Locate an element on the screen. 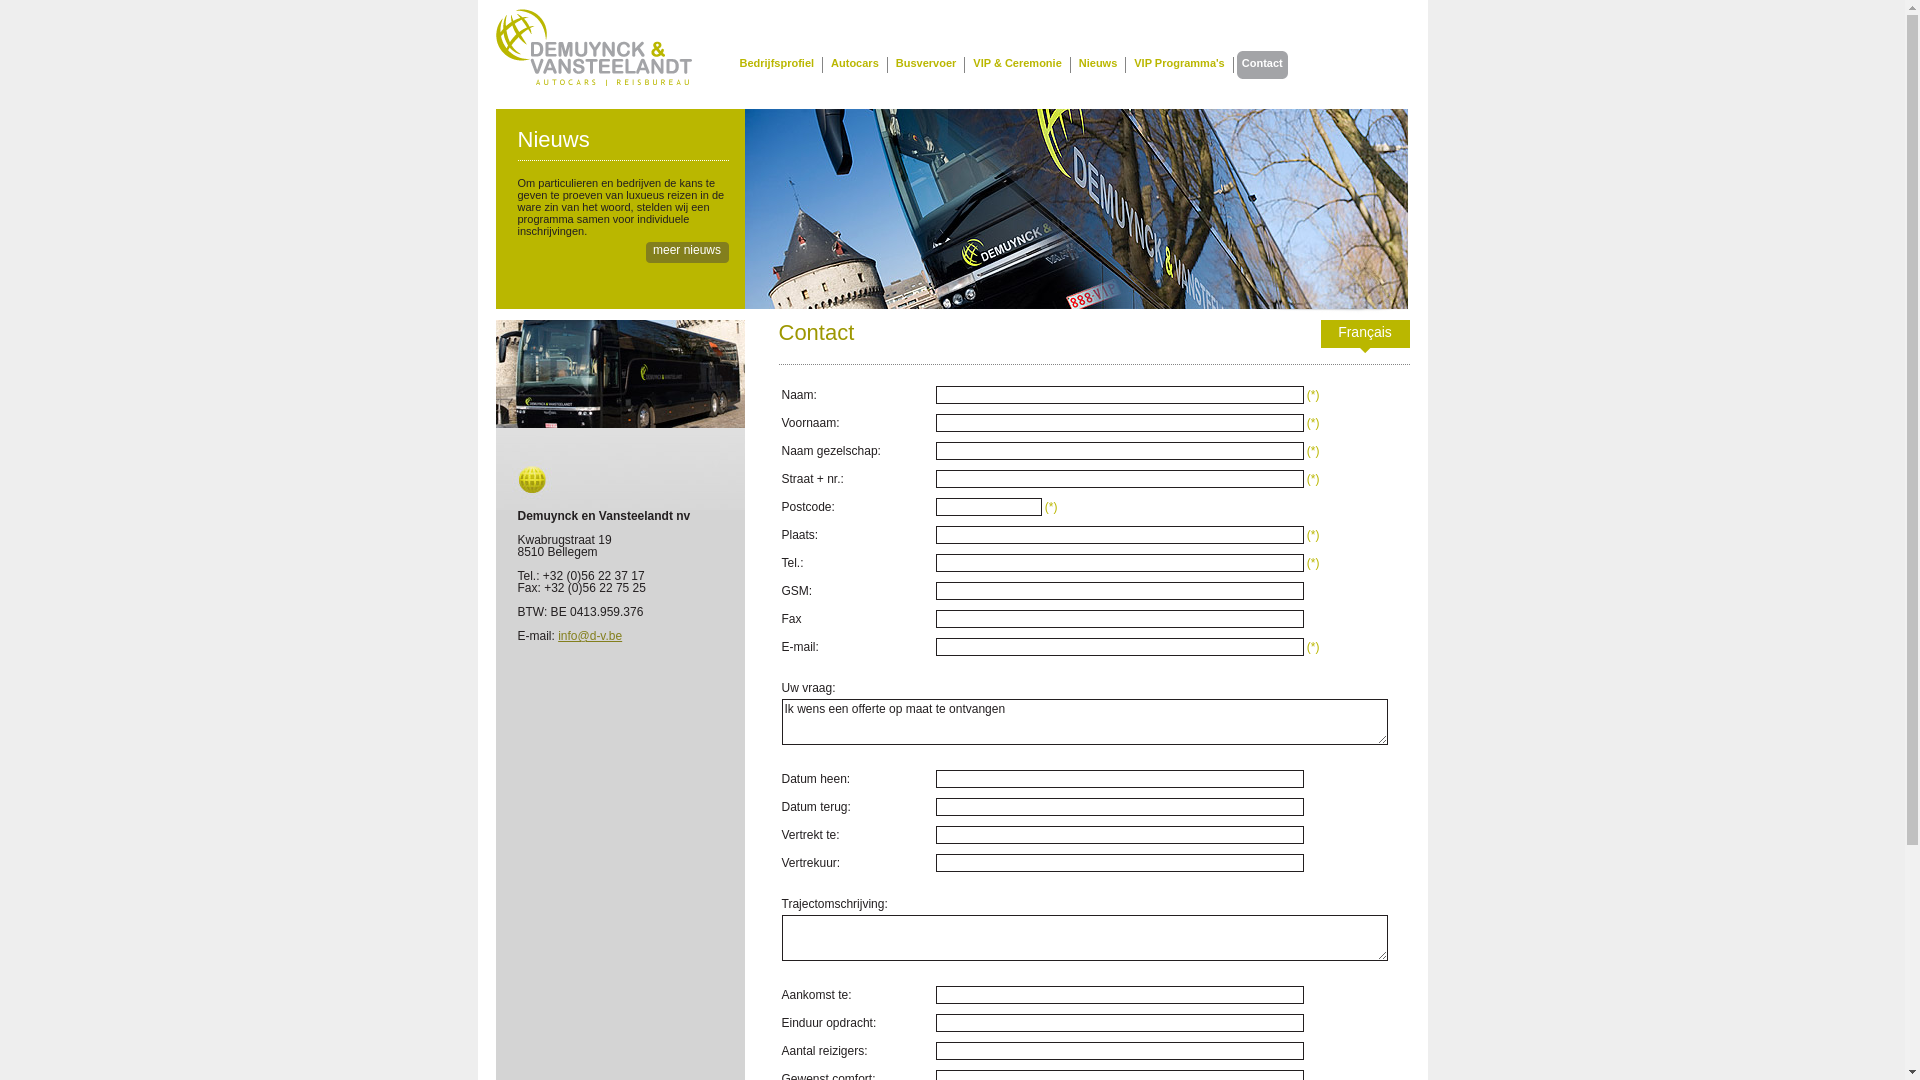 This screenshot has height=1080, width=1920. 'Bedrijfsprofiel' is located at coordinates (775, 64).